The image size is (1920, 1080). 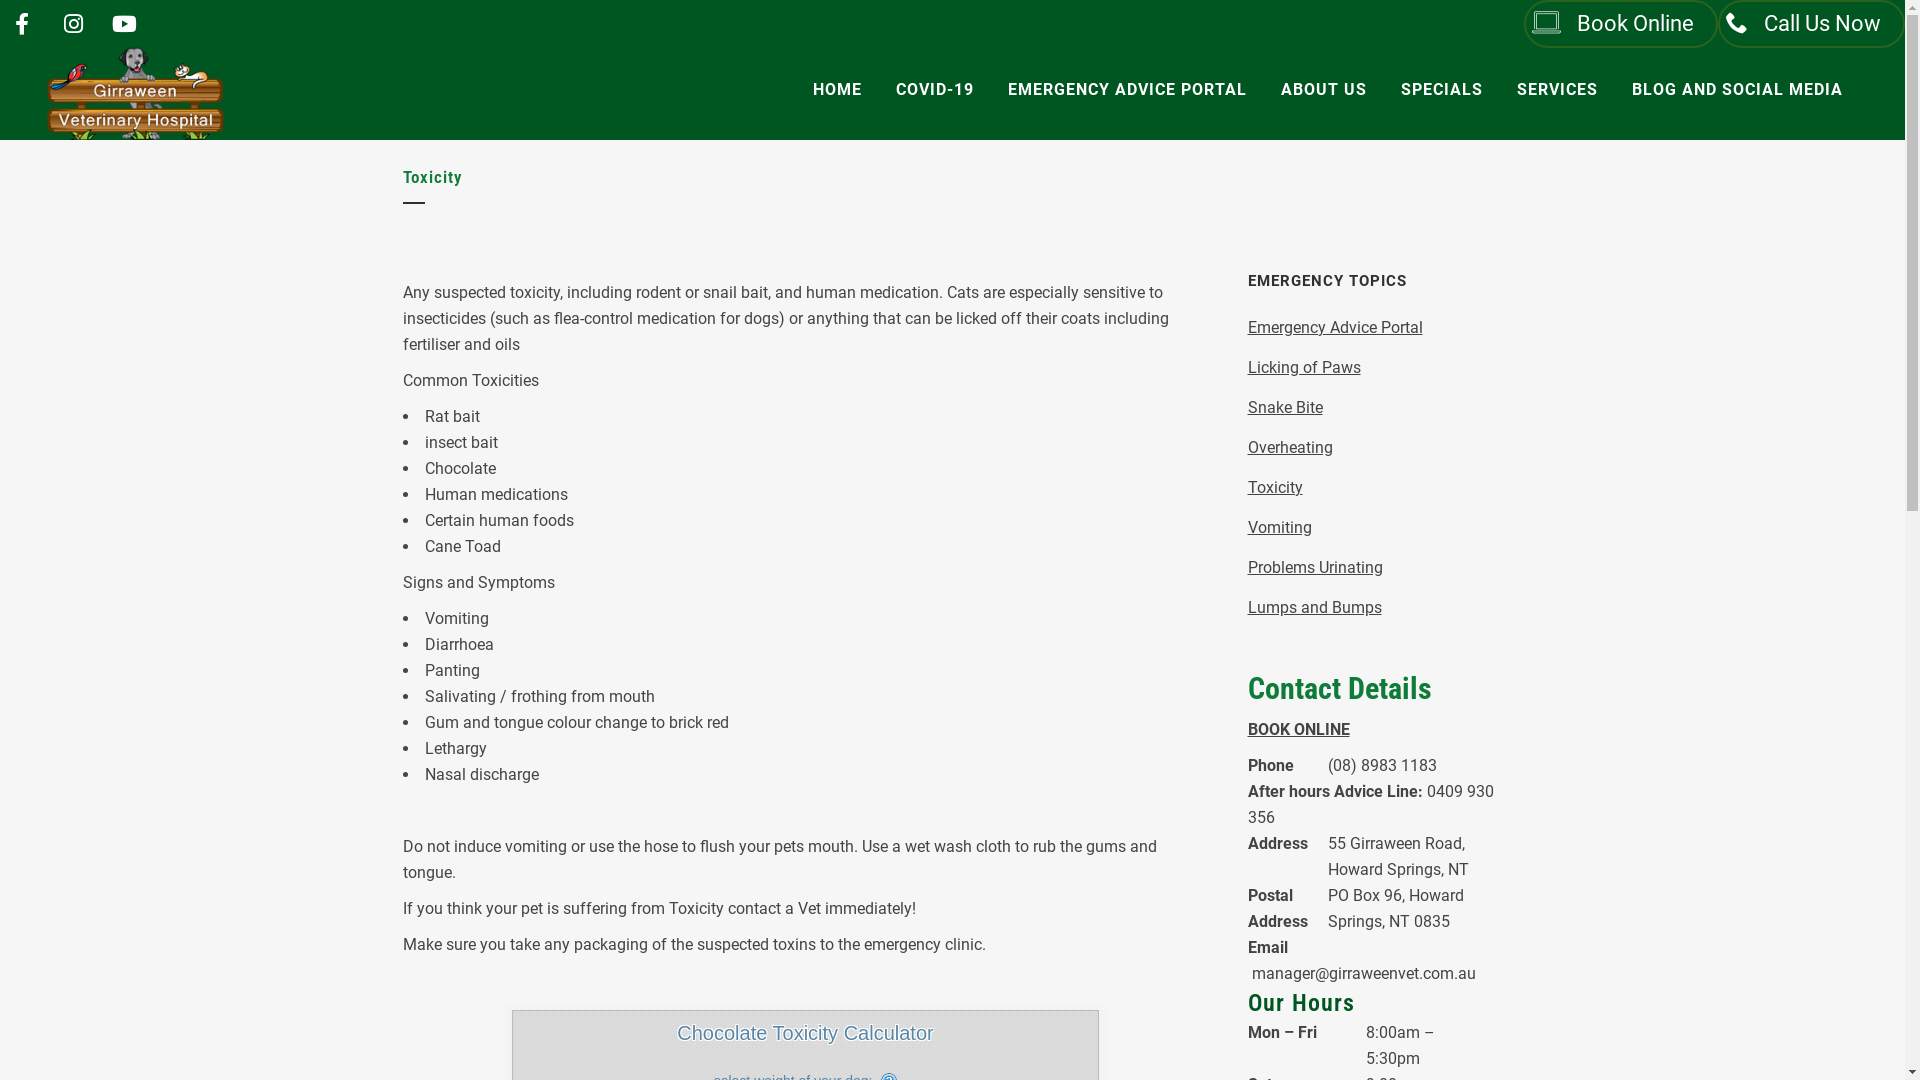 I want to click on 'SERVICES', so click(x=1556, y=88).